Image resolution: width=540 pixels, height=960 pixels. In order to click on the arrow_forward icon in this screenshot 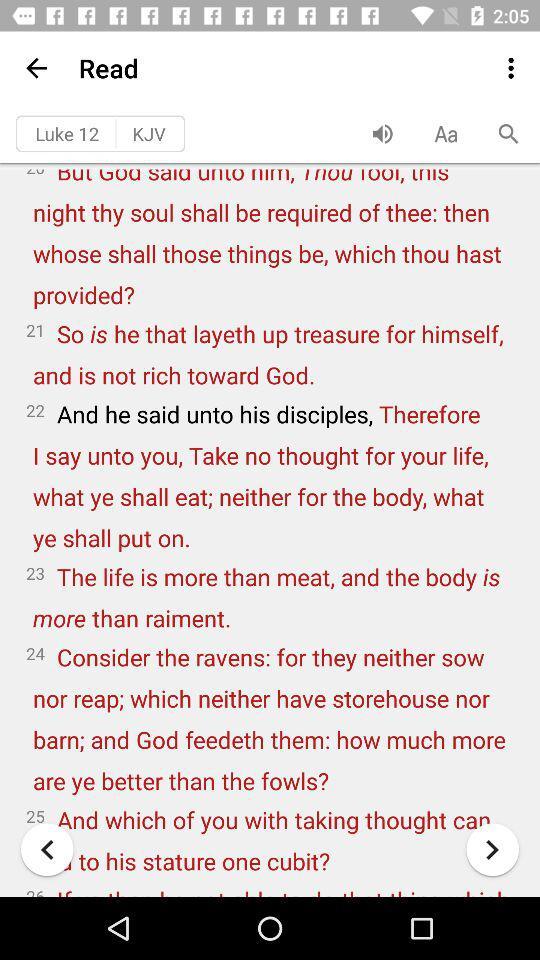, I will do `click(491, 848)`.